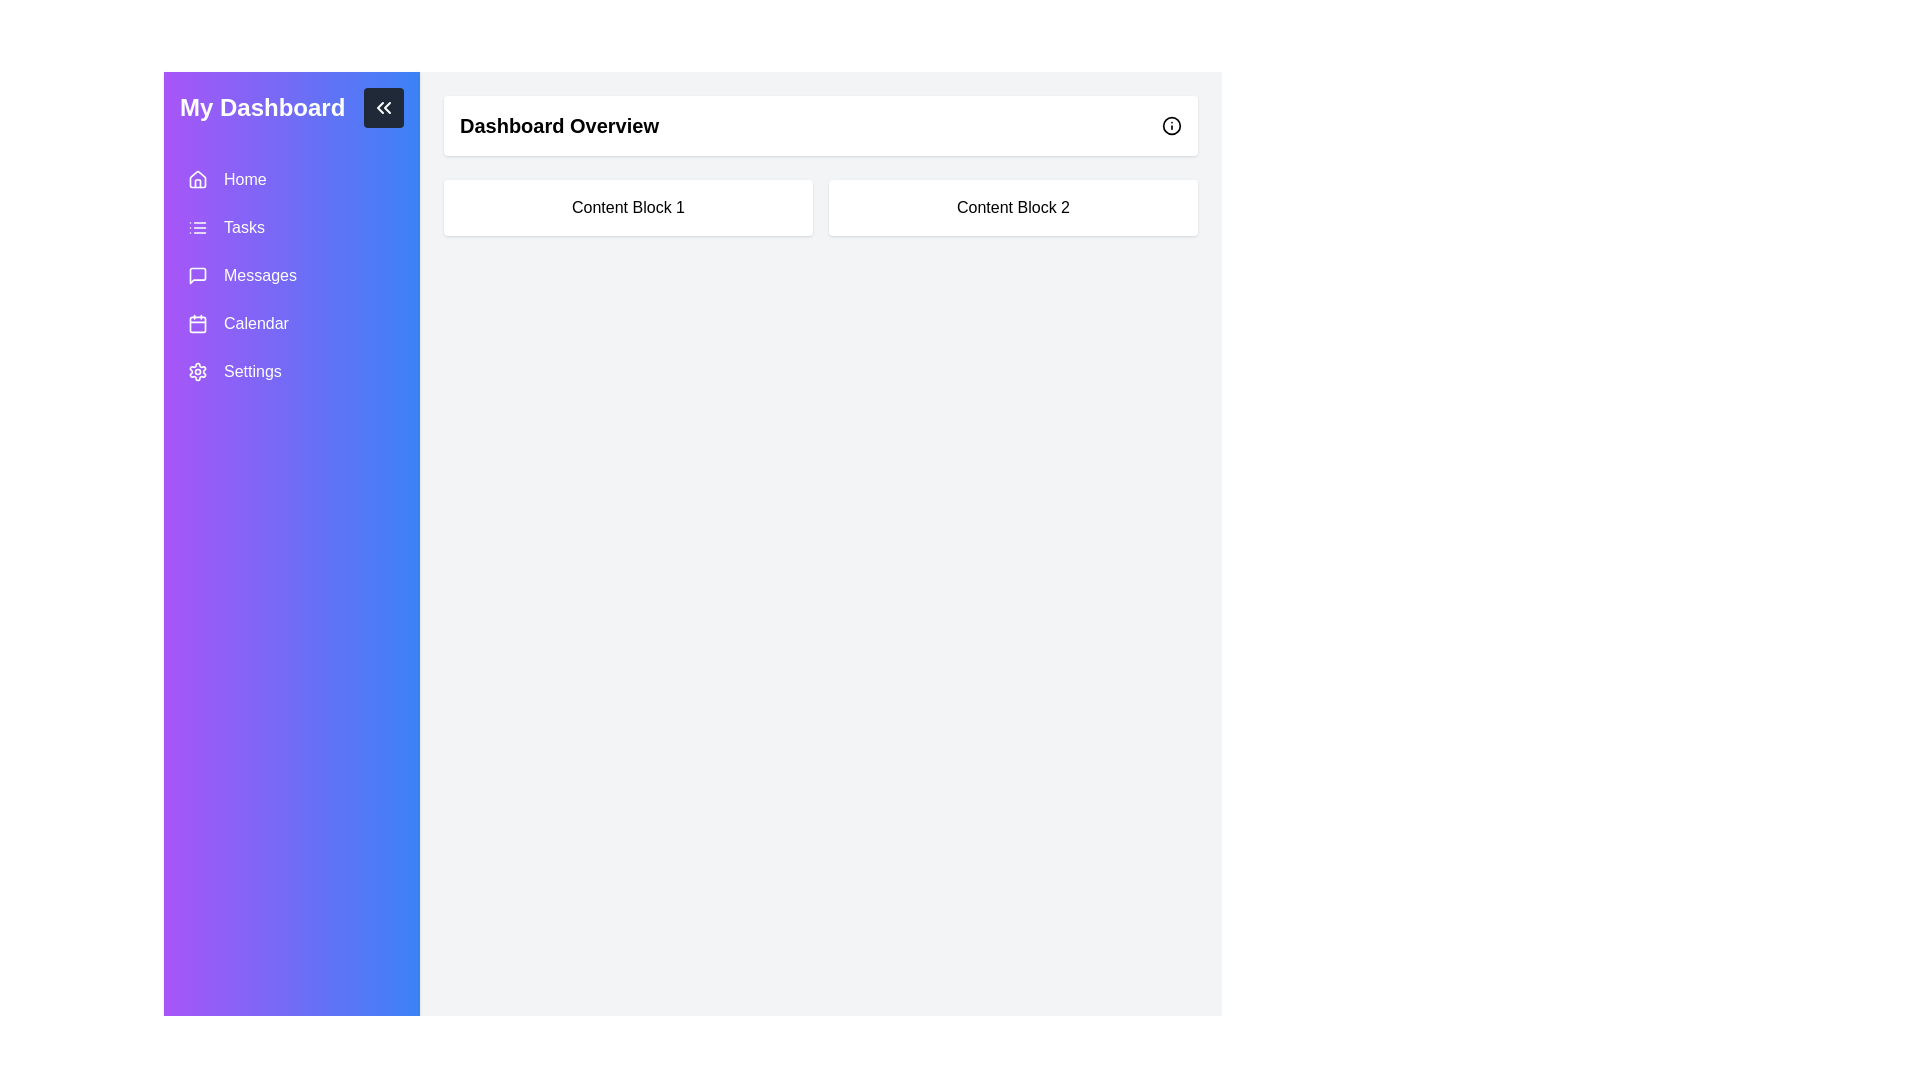 The width and height of the screenshot is (1920, 1080). What do you see at coordinates (261, 108) in the screenshot?
I see `the 'My Dashboard' text label, which is styled in a large, bold font and located in the upper section of the gradient sidebar on the left` at bounding box center [261, 108].